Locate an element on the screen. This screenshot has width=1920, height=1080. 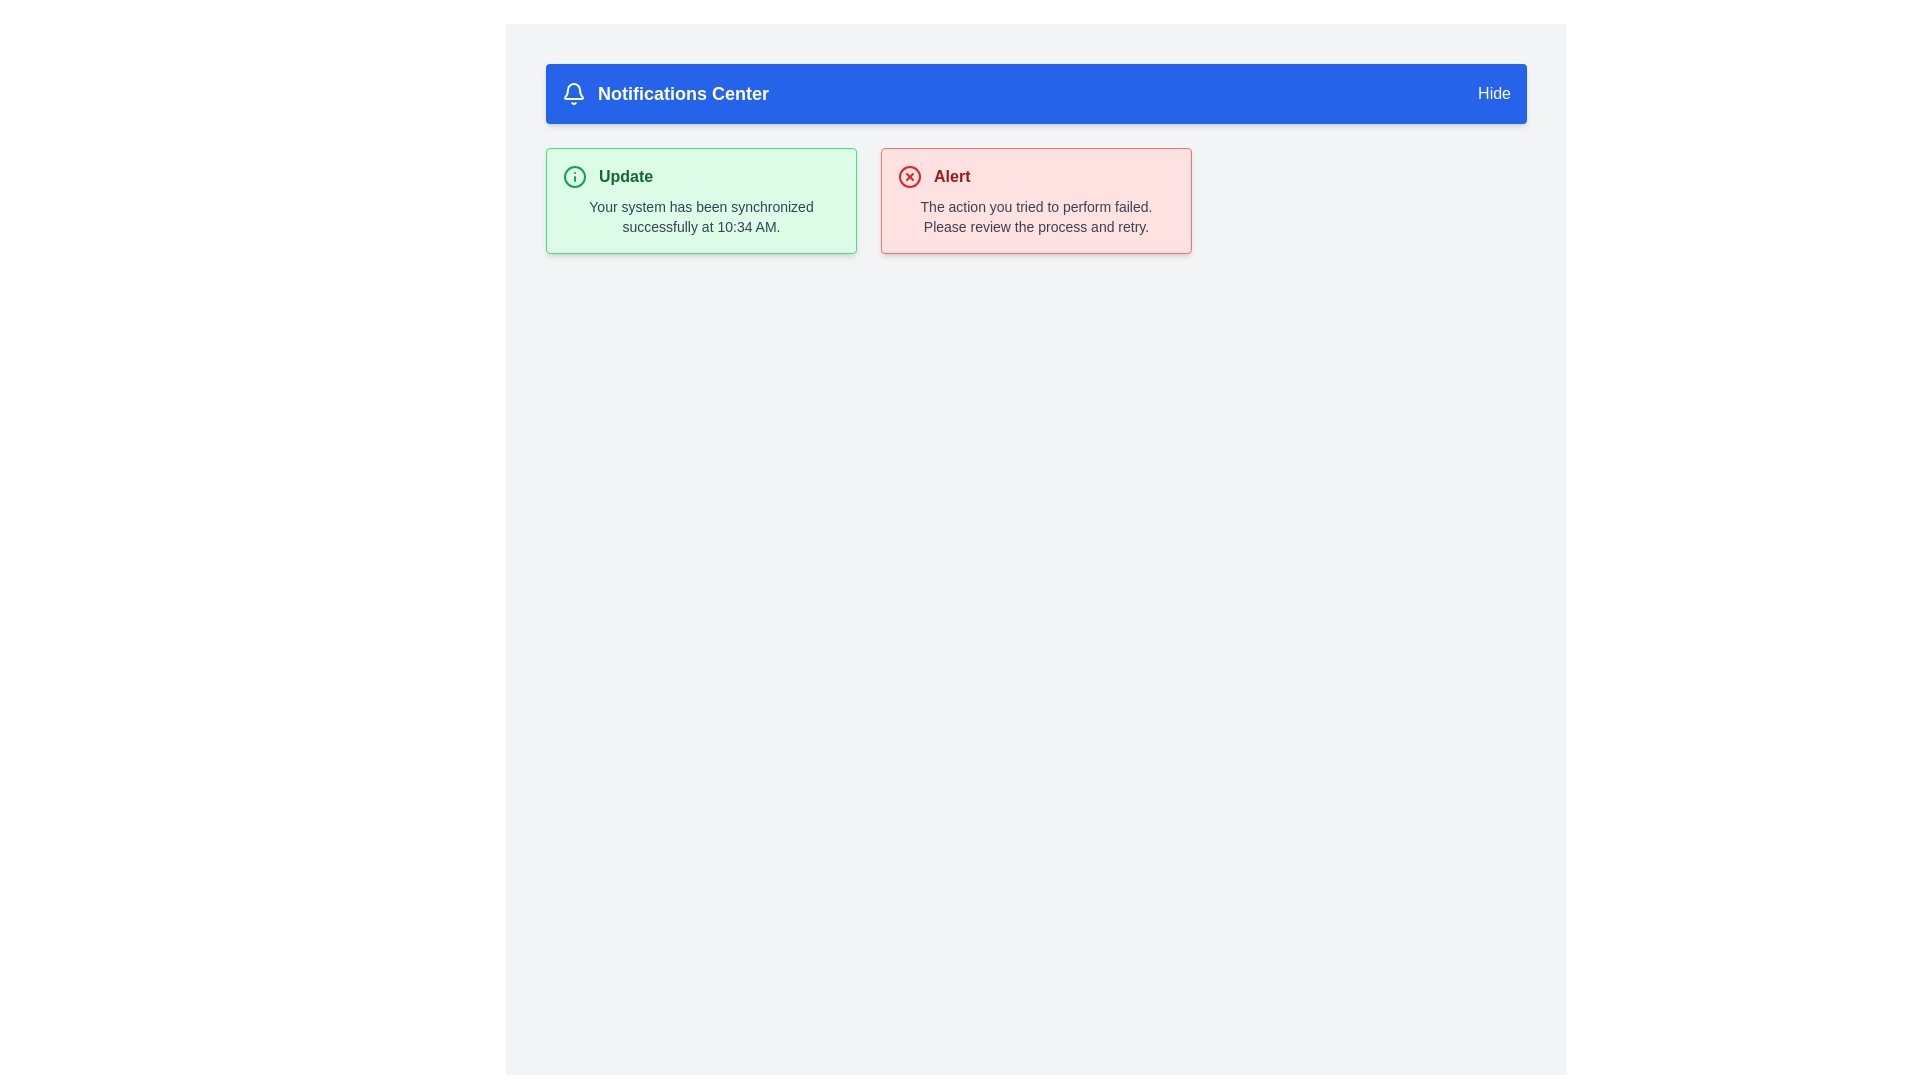
notification title labeled 'Alert' which is styled in bold red text and located next to a red circular icon at the top section of the alert notification card is located at coordinates (1036, 176).